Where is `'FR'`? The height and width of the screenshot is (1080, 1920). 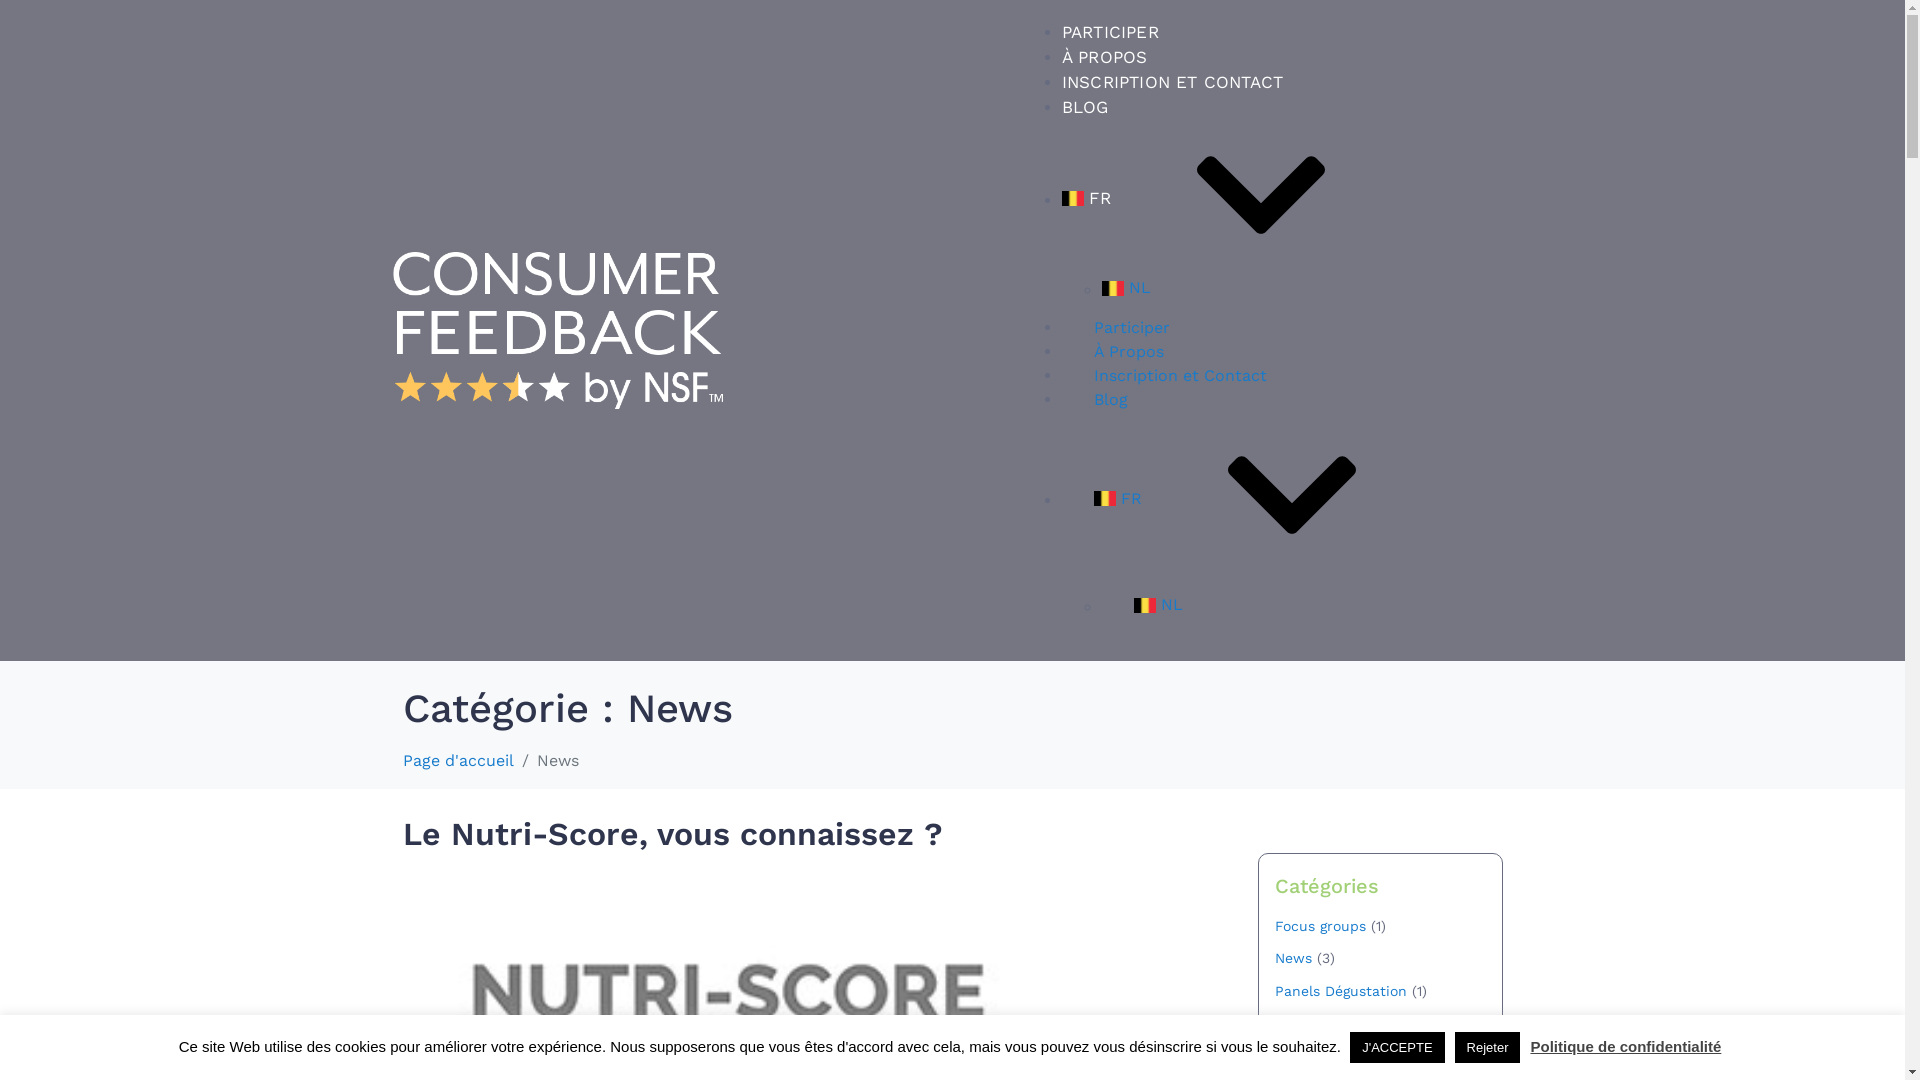 'FR' is located at coordinates (1060, 497).